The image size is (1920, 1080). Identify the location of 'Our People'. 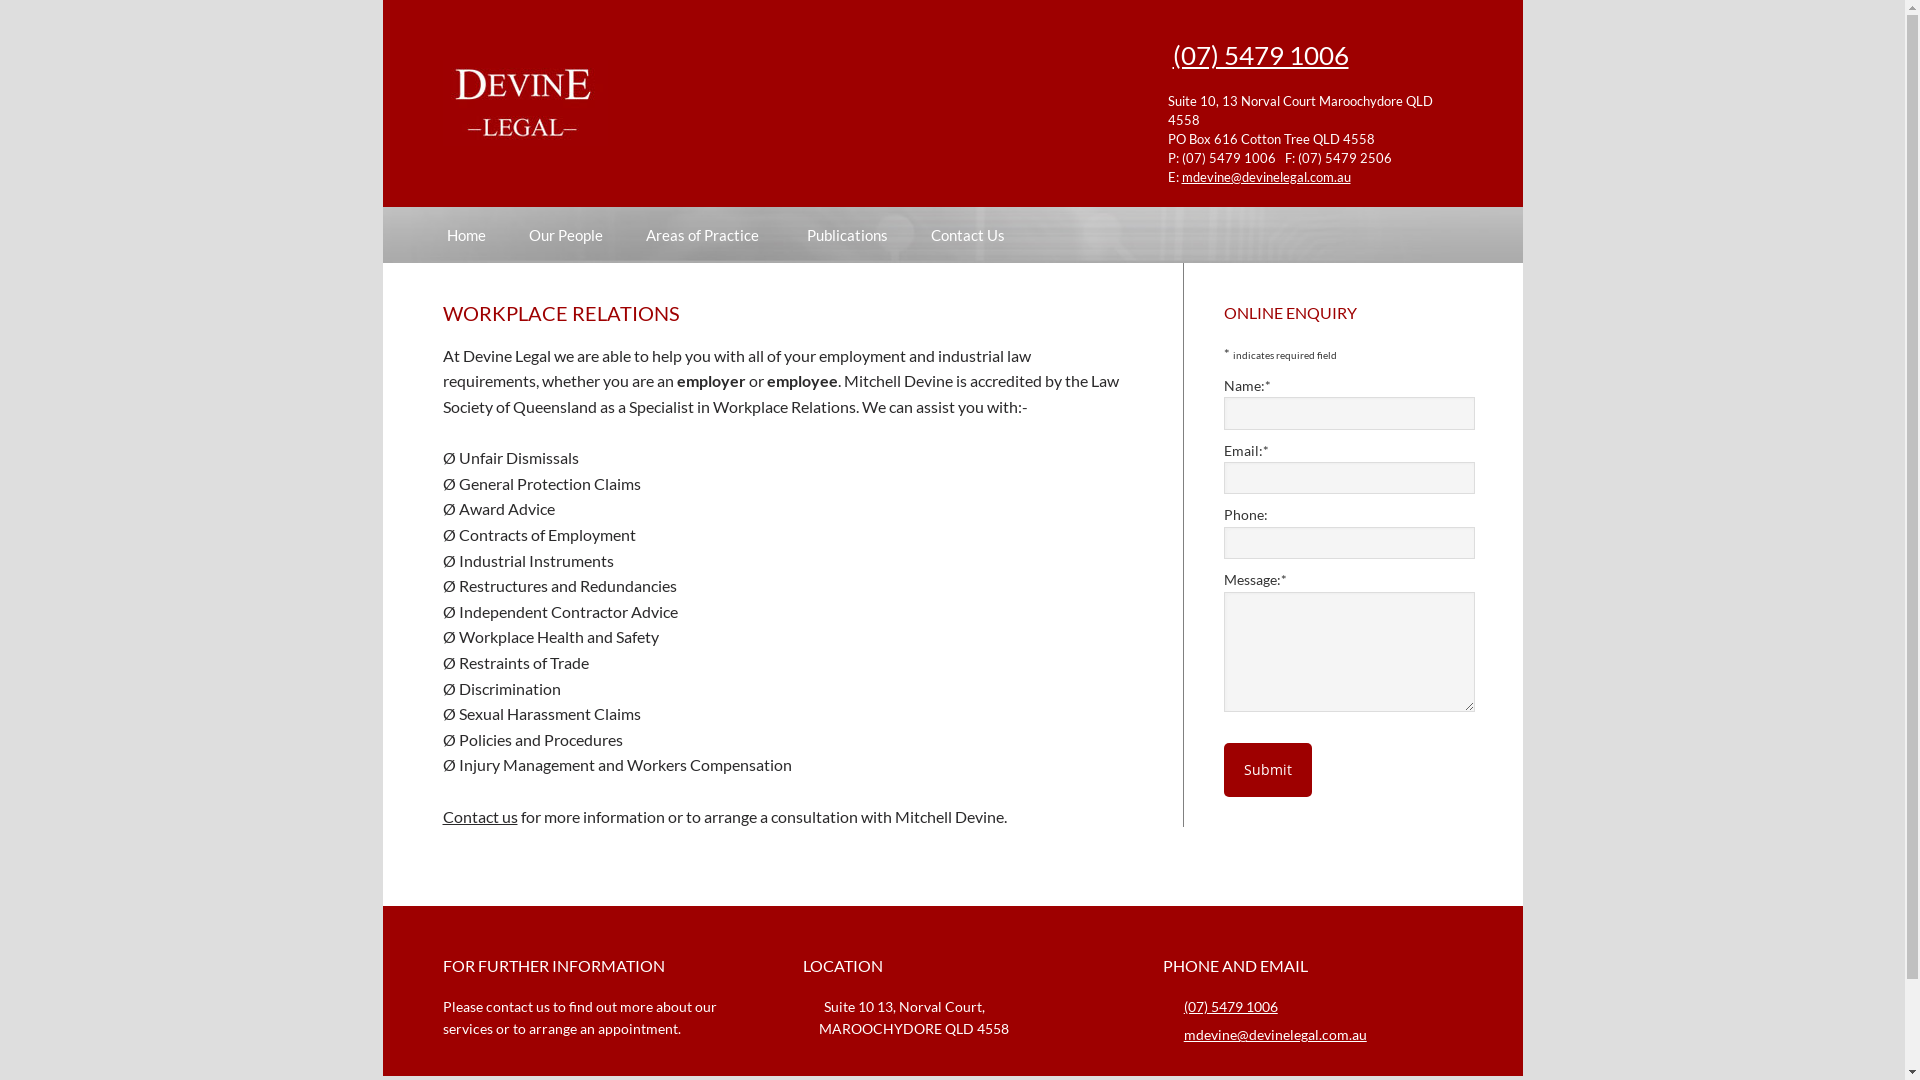
(564, 233).